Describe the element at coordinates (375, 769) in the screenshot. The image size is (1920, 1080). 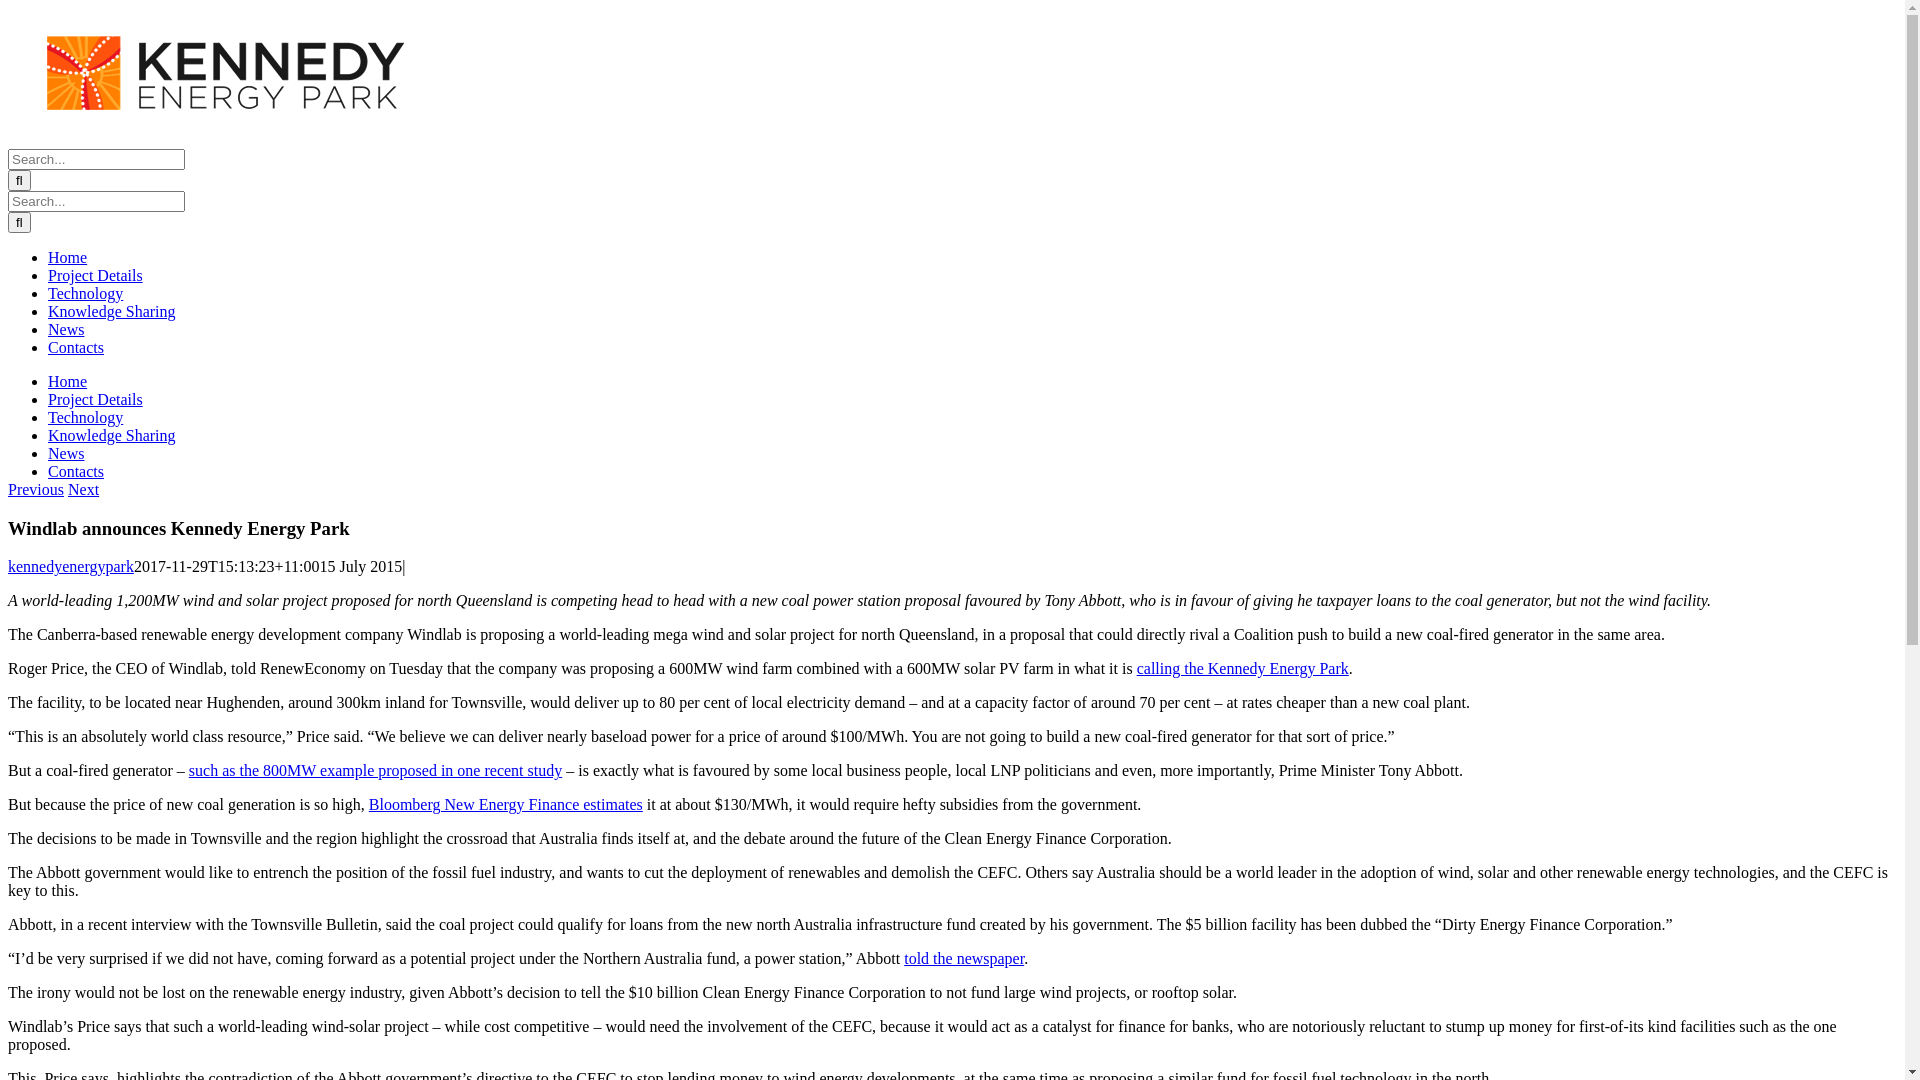
I see `'such as the 800MW example proposed in one recent study'` at that location.